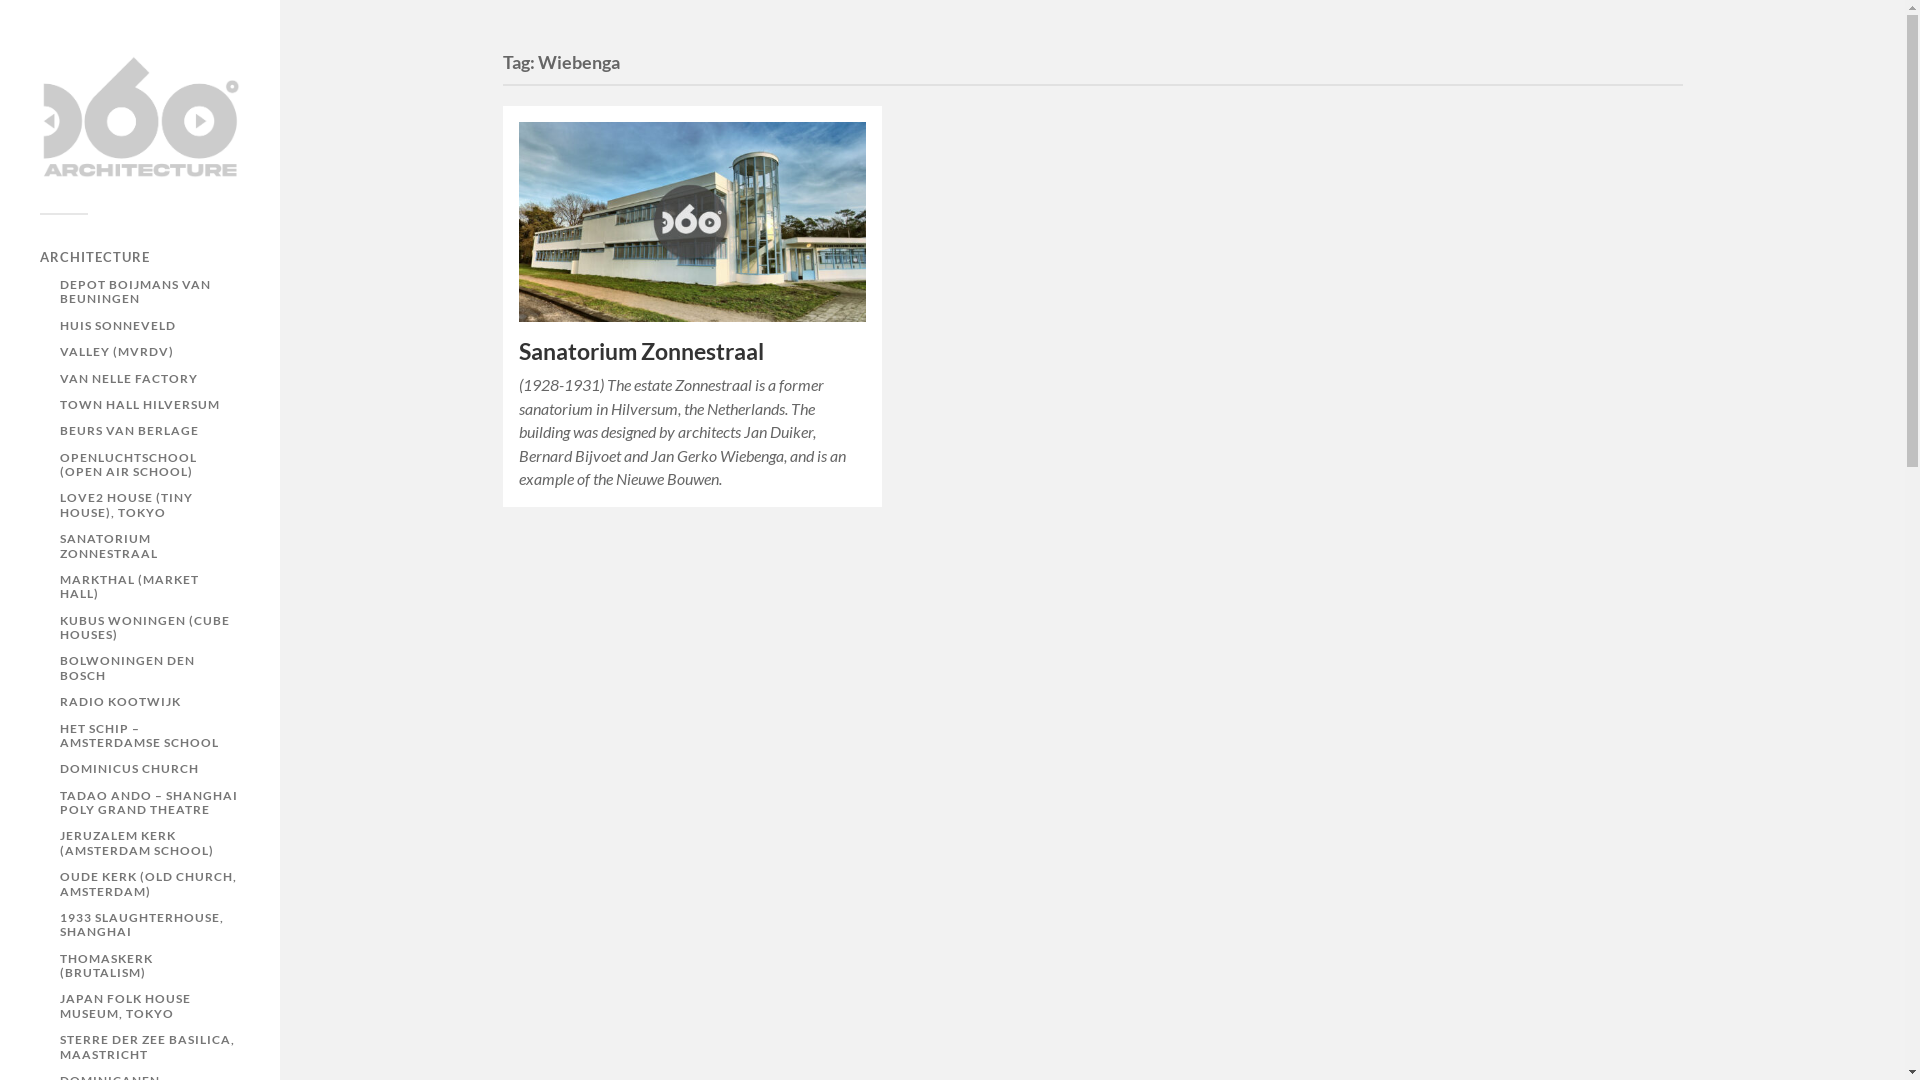  I want to click on 'JERUZALEM KERK (AMSTERDAM SCHOOL)', so click(136, 842).